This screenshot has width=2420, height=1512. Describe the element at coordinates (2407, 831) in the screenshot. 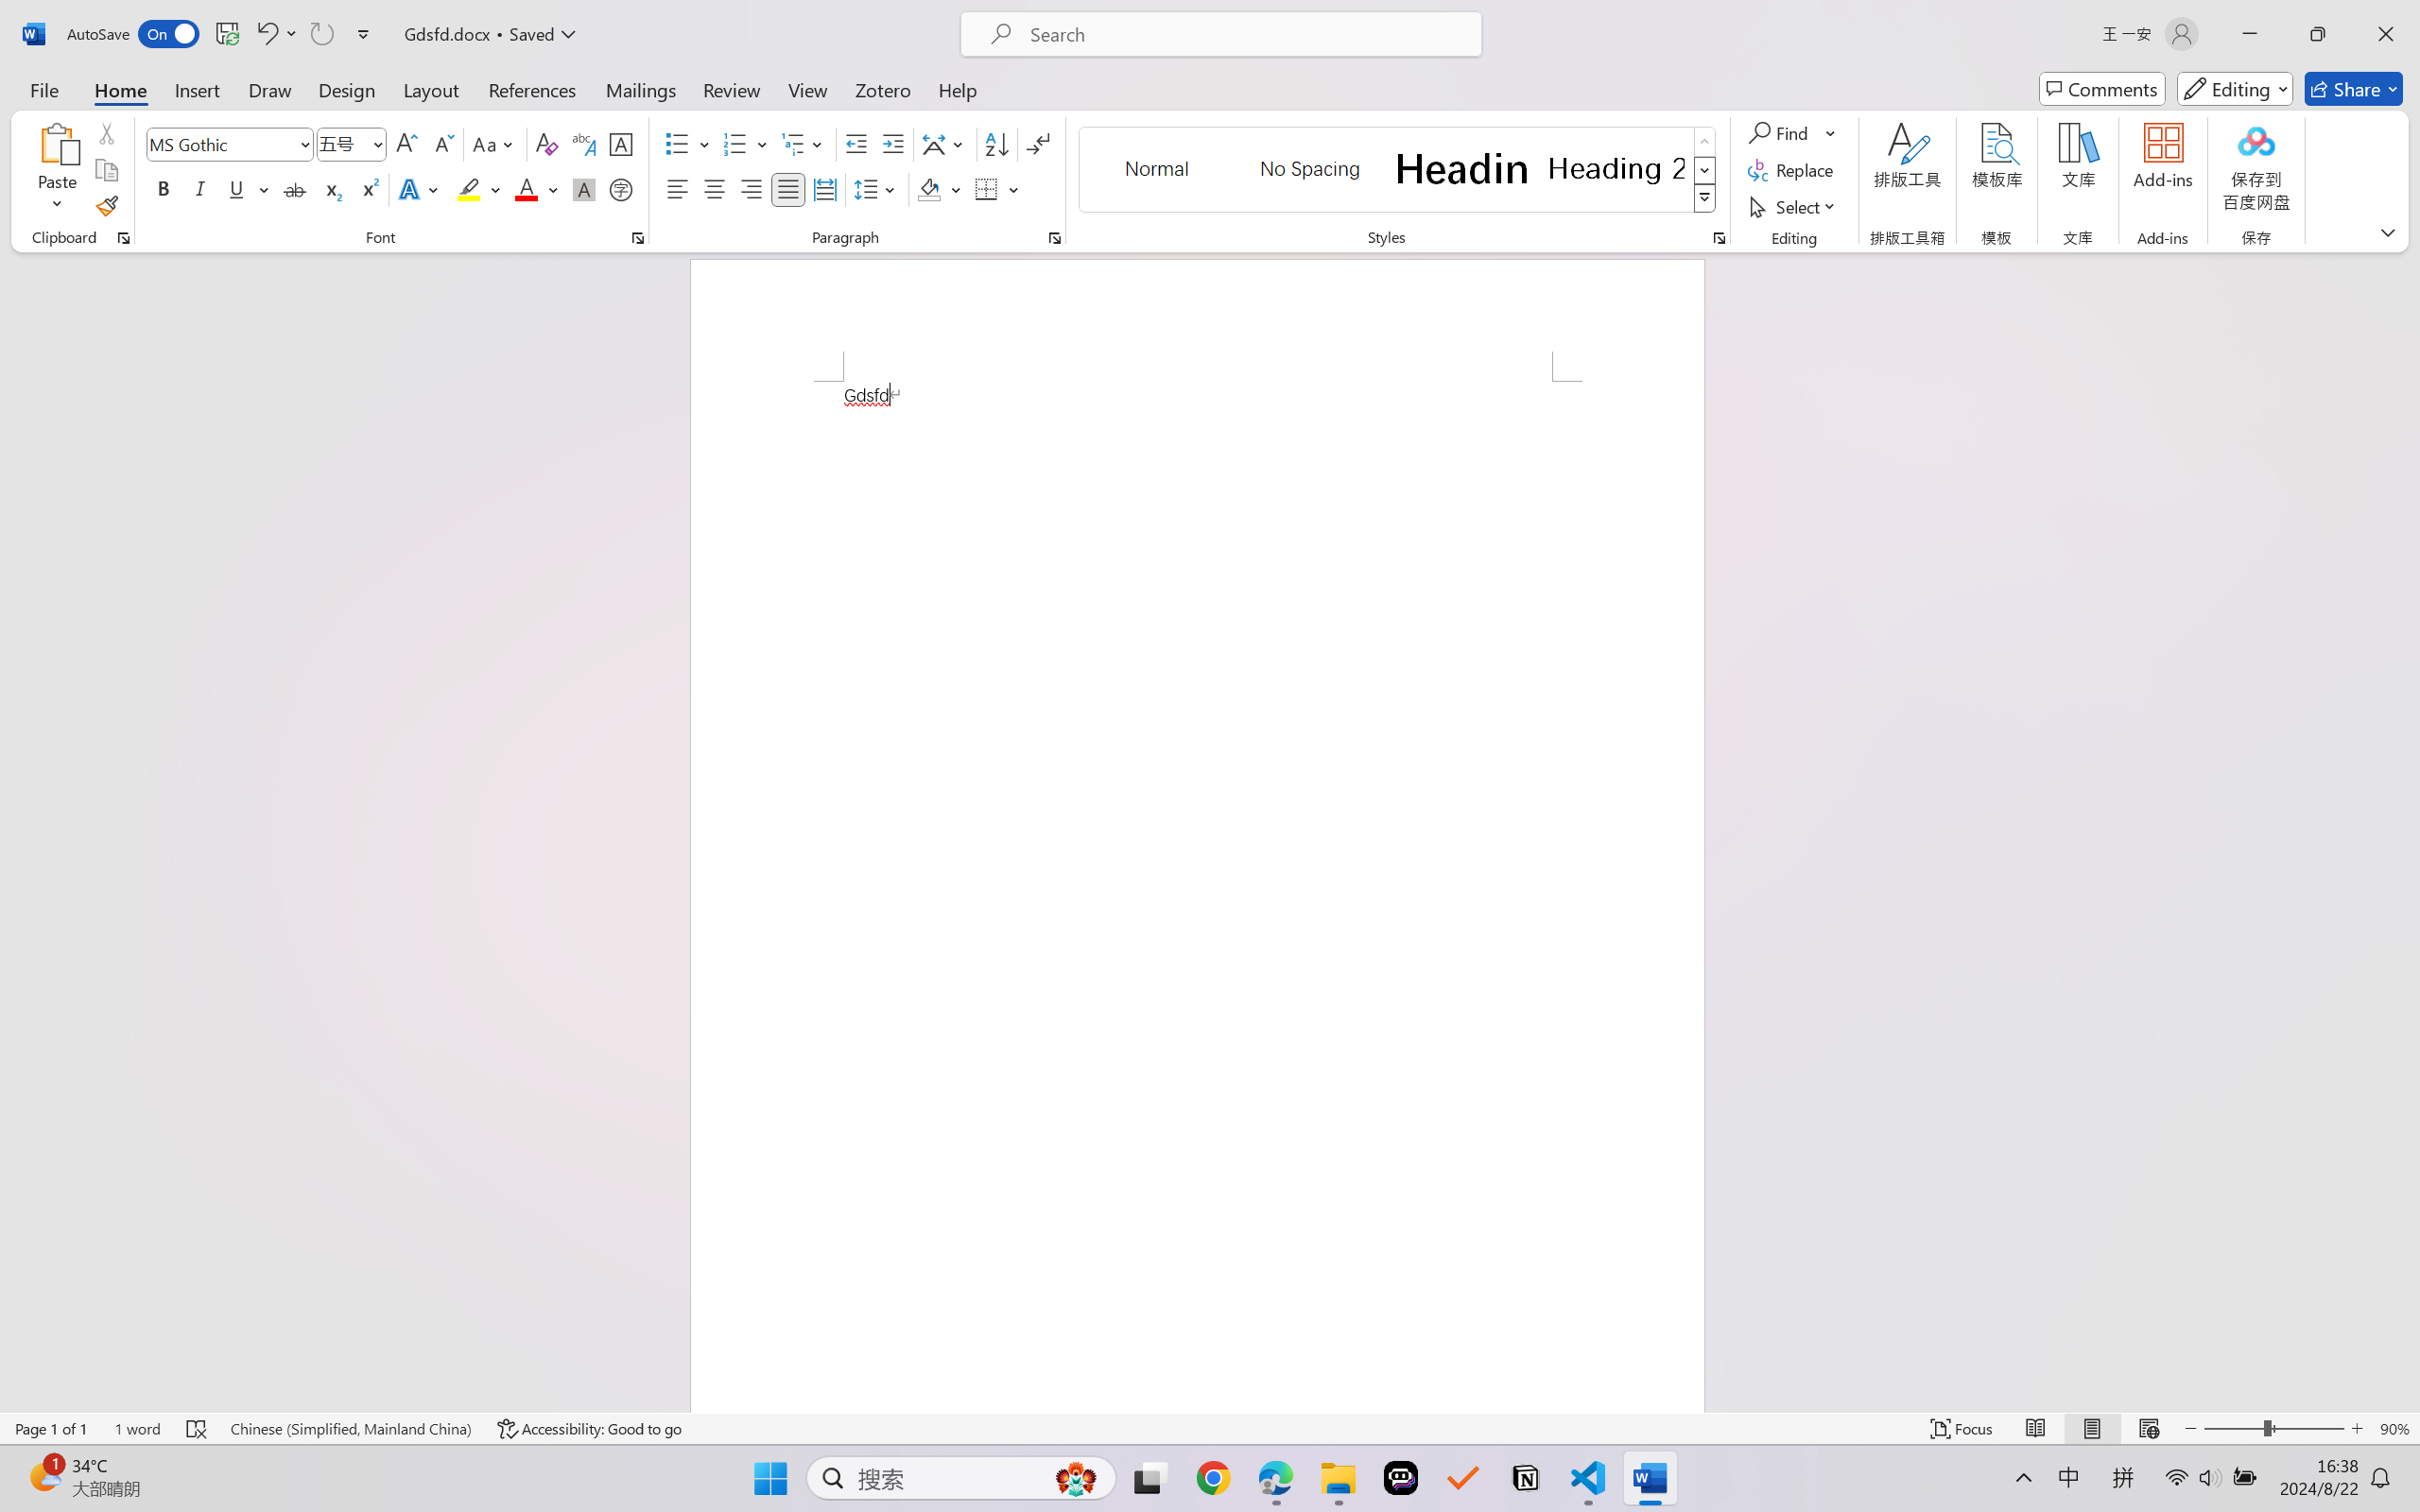

I see `'Class: NetUIScrollBar'` at that location.